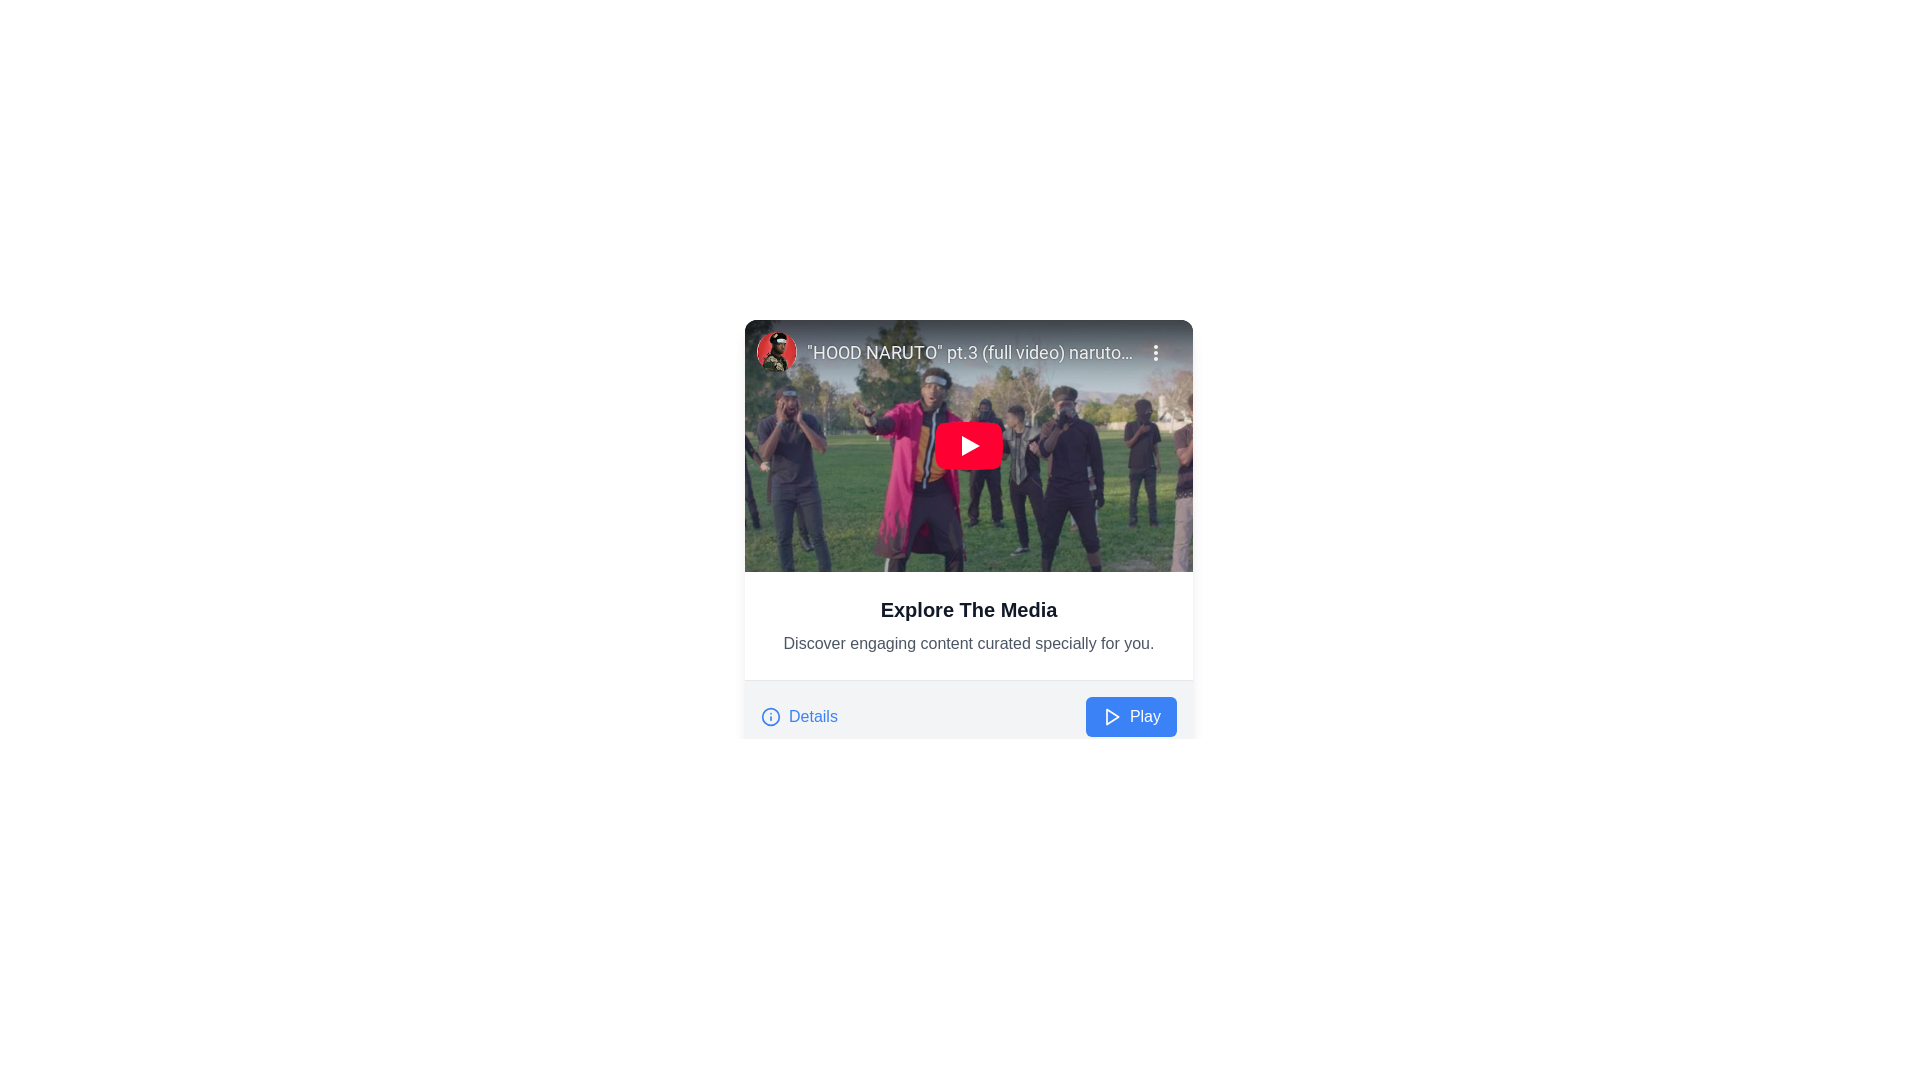 This screenshot has width=1920, height=1080. What do you see at coordinates (1110, 716) in the screenshot?
I see `the play icon located within the 'Play' button at the bottom right corner of the card component to initiate video playback` at bounding box center [1110, 716].